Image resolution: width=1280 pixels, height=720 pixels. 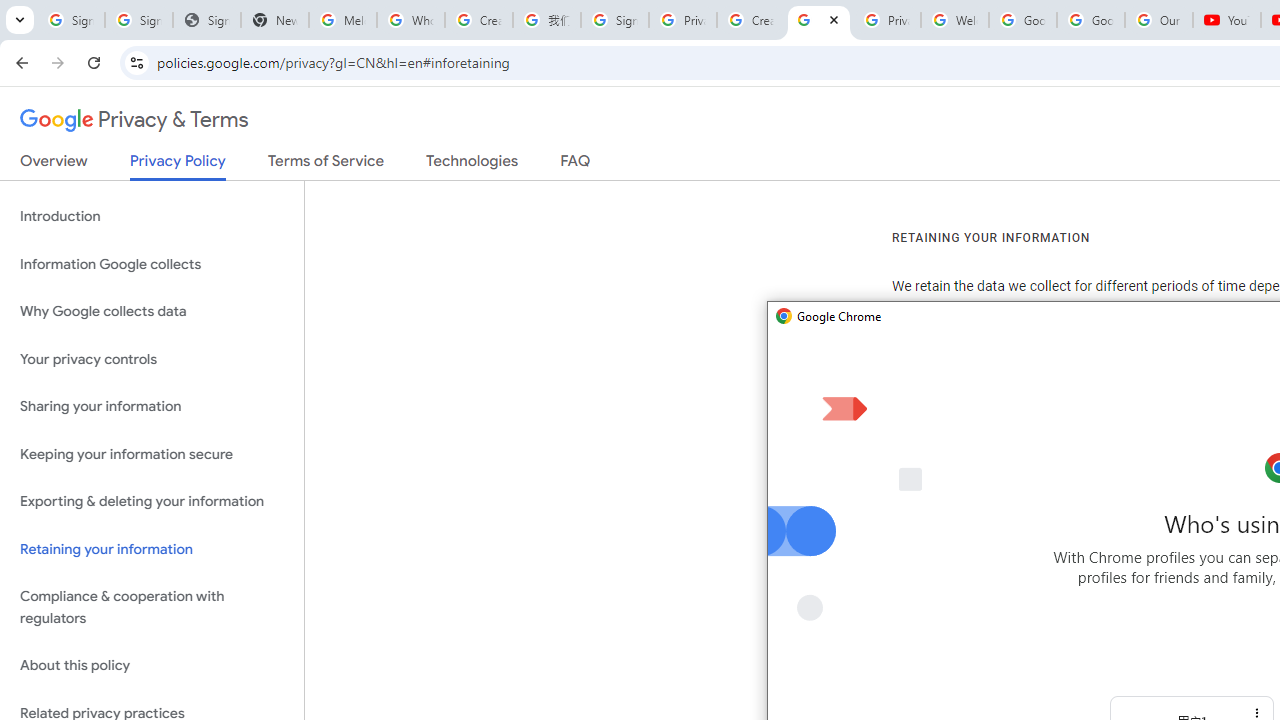 I want to click on 'Google Account', so click(x=1090, y=20).